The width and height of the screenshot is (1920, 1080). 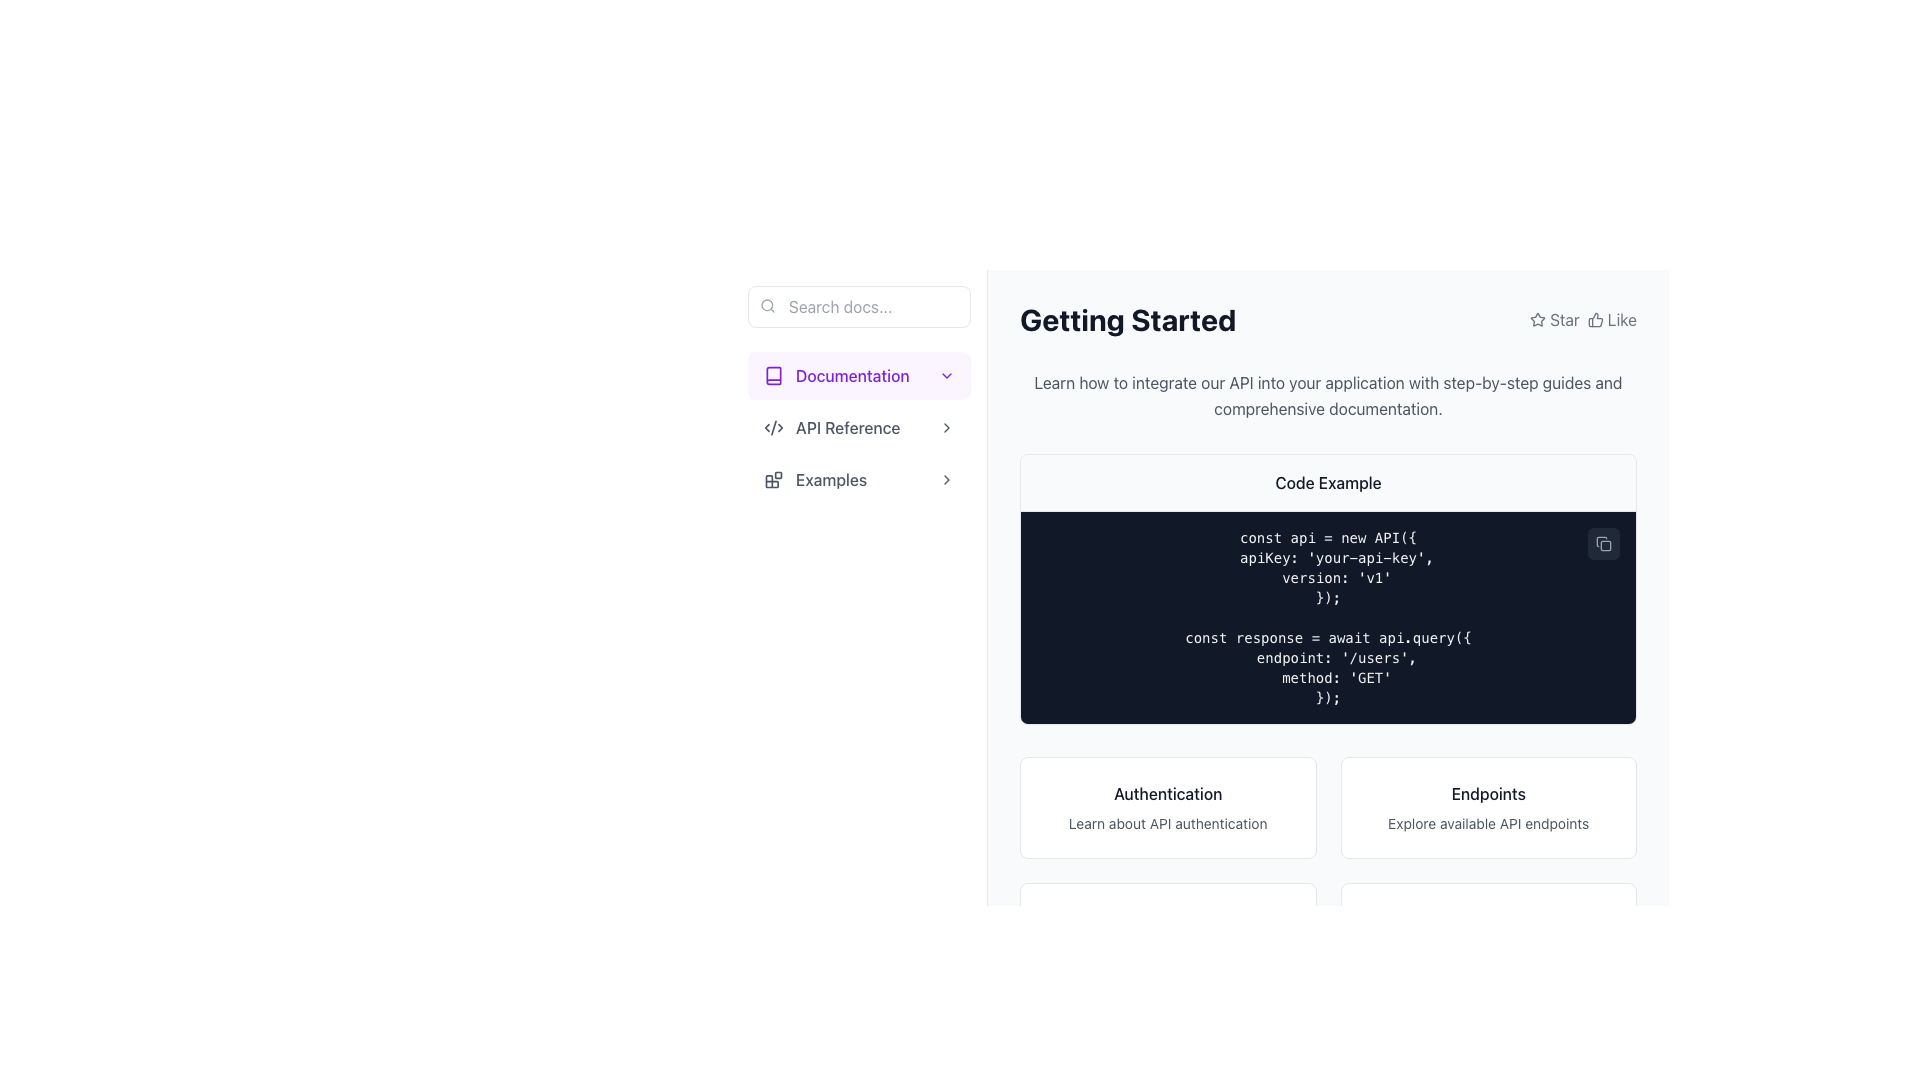 What do you see at coordinates (1563, 319) in the screenshot?
I see `the 'Star' text label located in the top-right section of the interface, which is part of a group with a star icon to its left` at bounding box center [1563, 319].